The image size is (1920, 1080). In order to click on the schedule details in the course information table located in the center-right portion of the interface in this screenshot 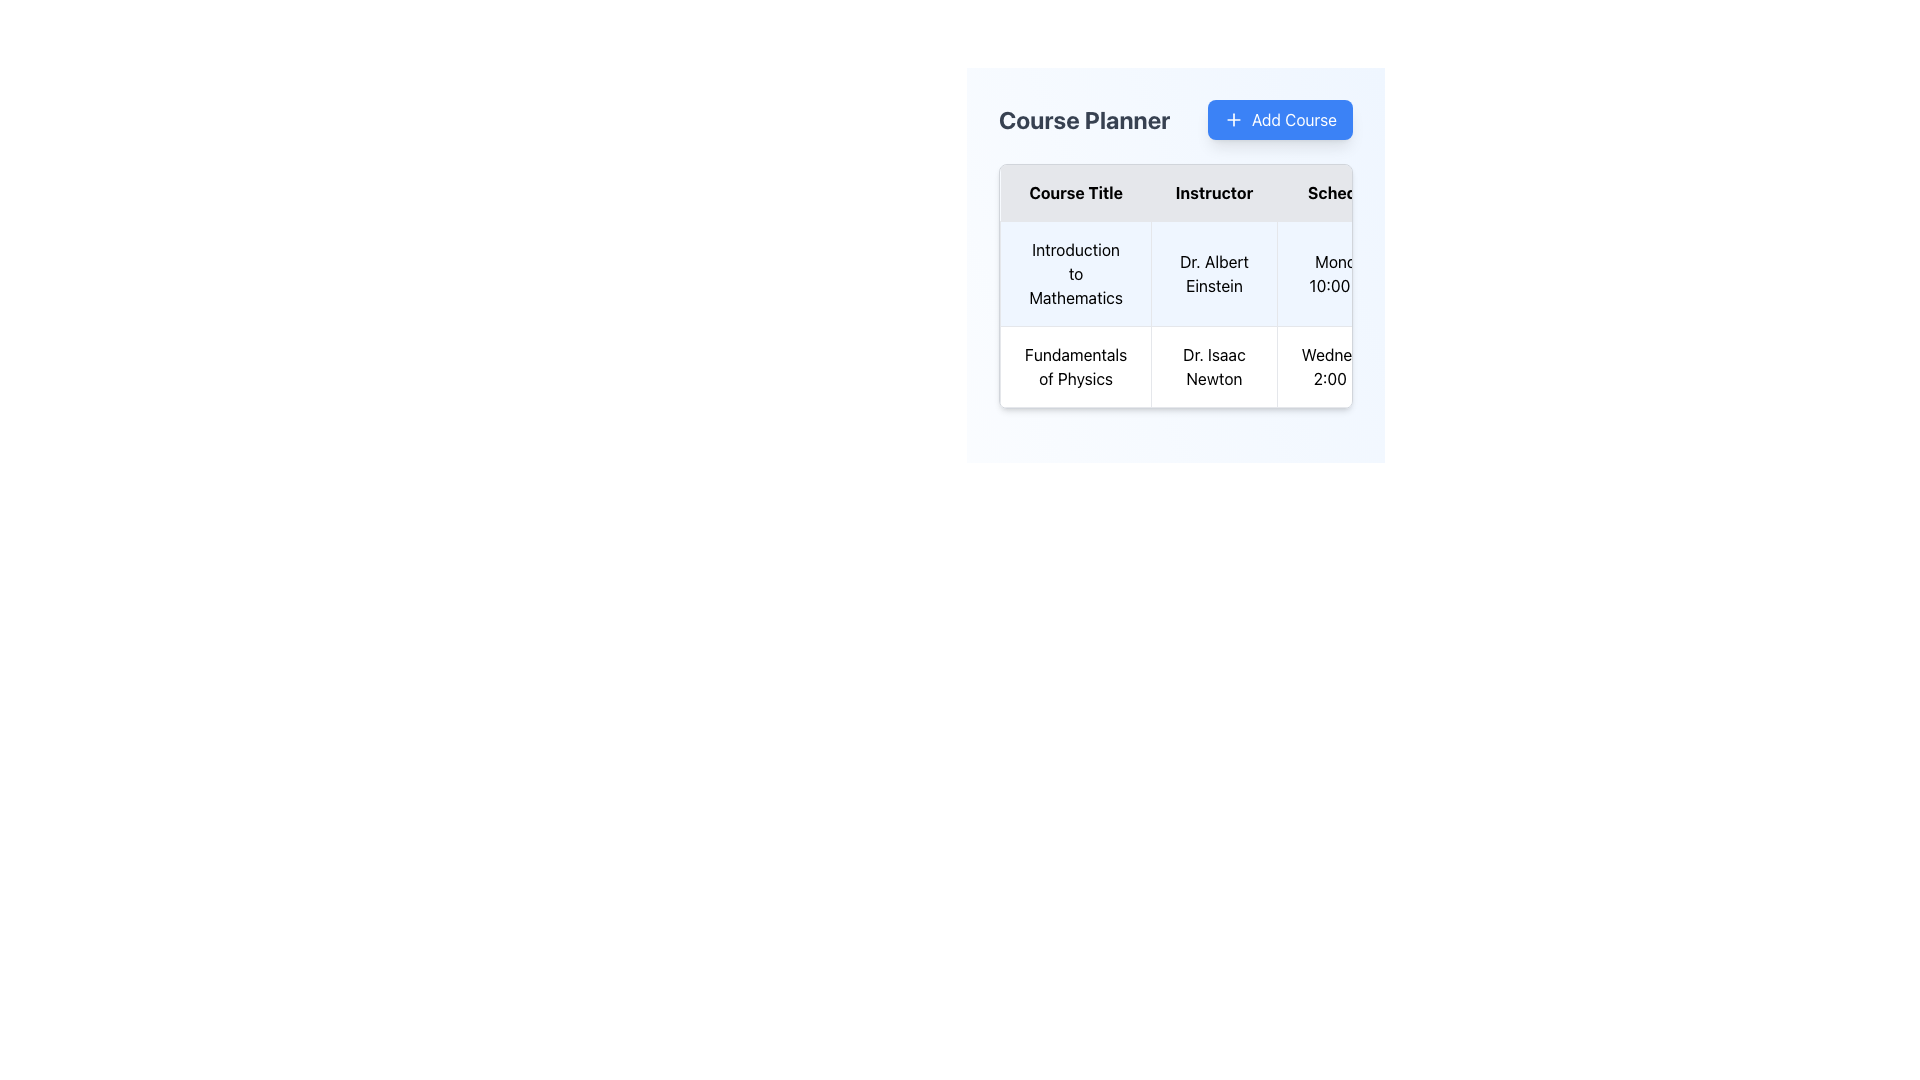, I will do `click(1258, 314)`.